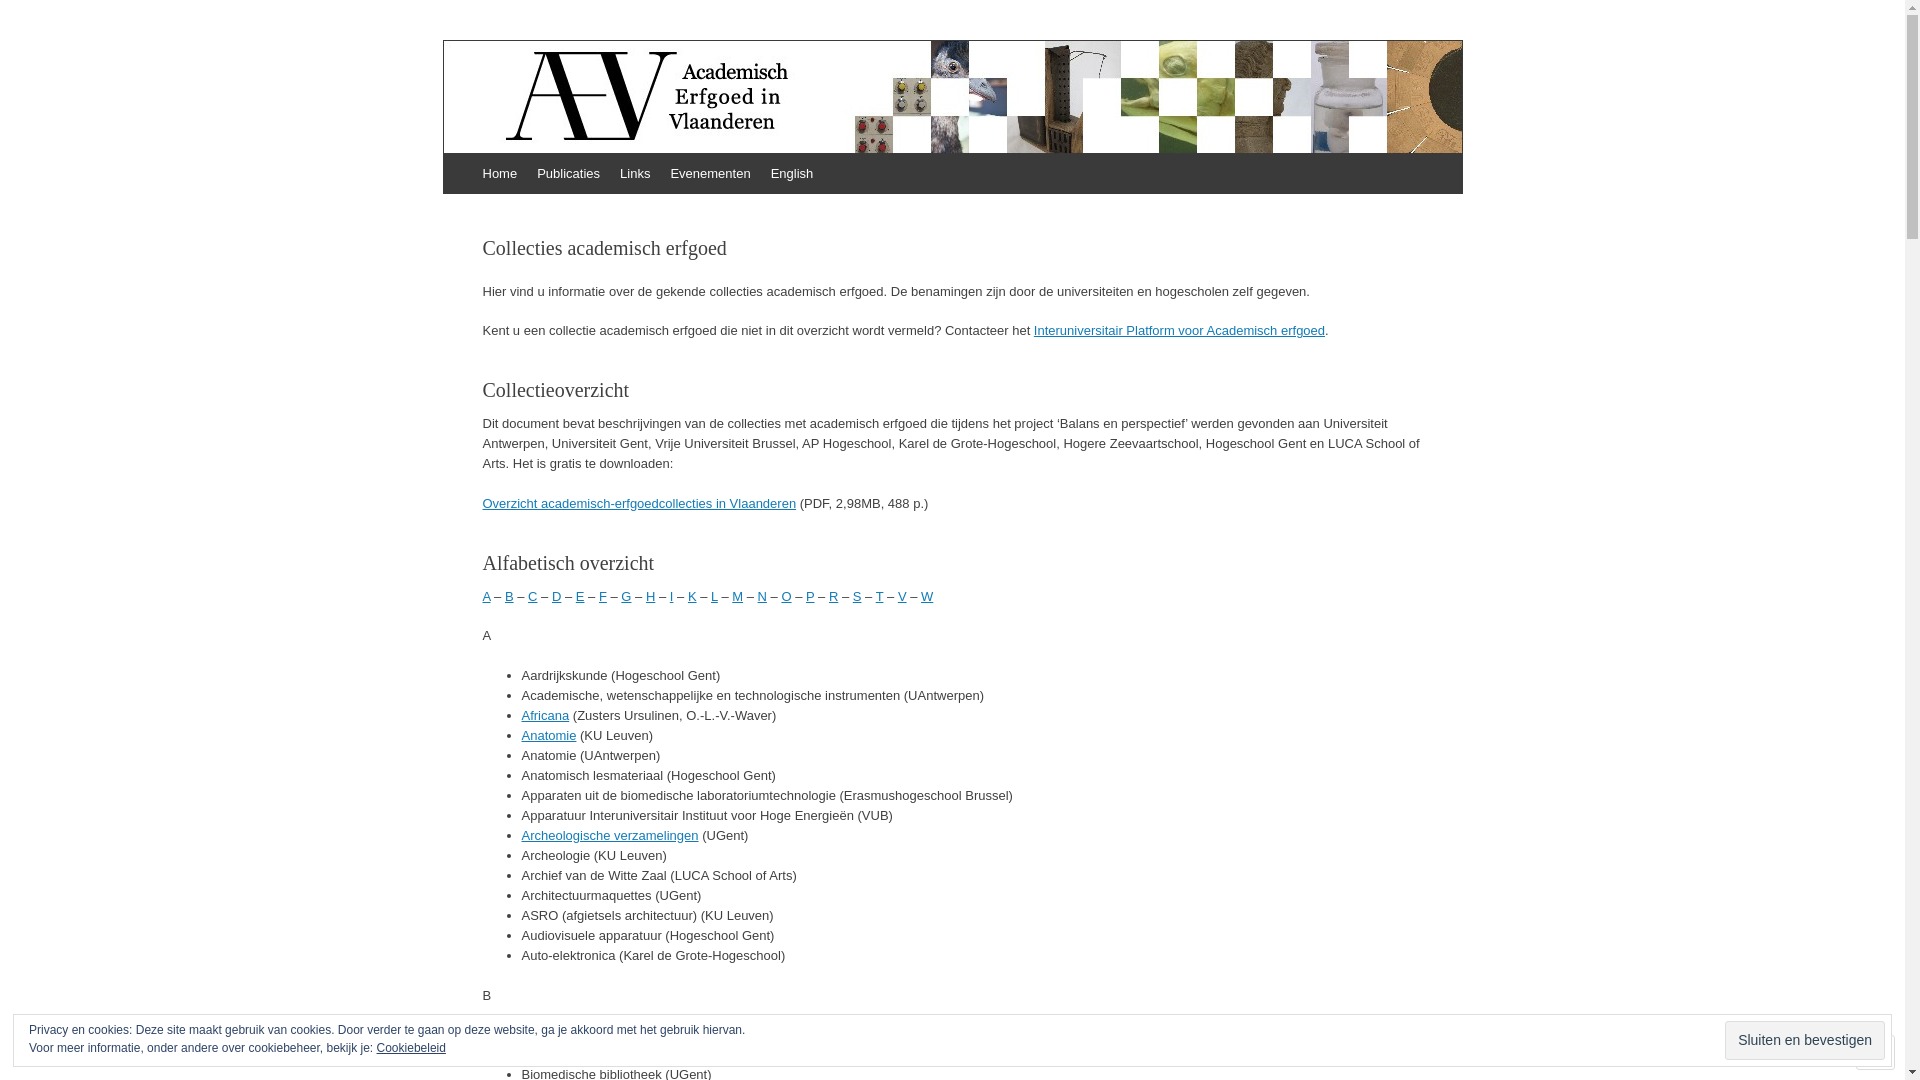  I want to click on 'G', so click(624, 594).